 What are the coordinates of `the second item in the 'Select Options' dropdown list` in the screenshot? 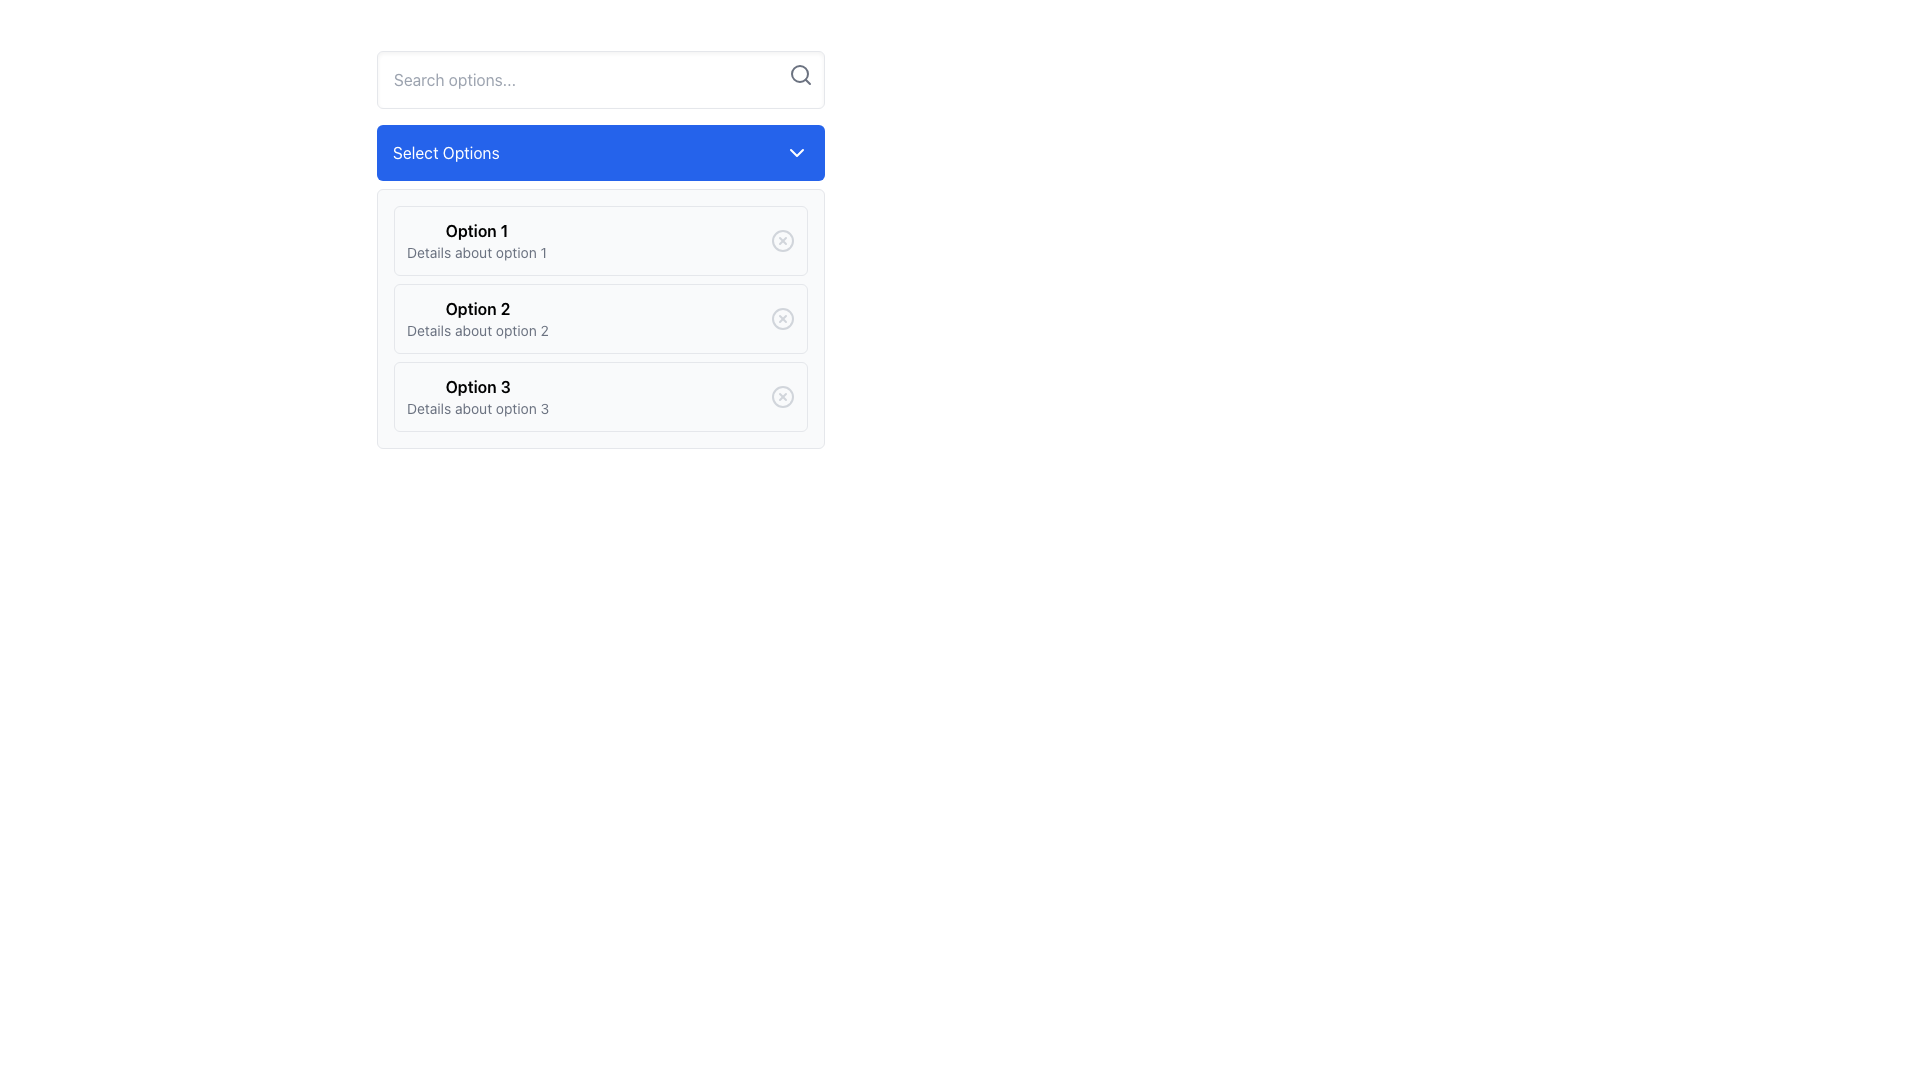 It's located at (476, 318).